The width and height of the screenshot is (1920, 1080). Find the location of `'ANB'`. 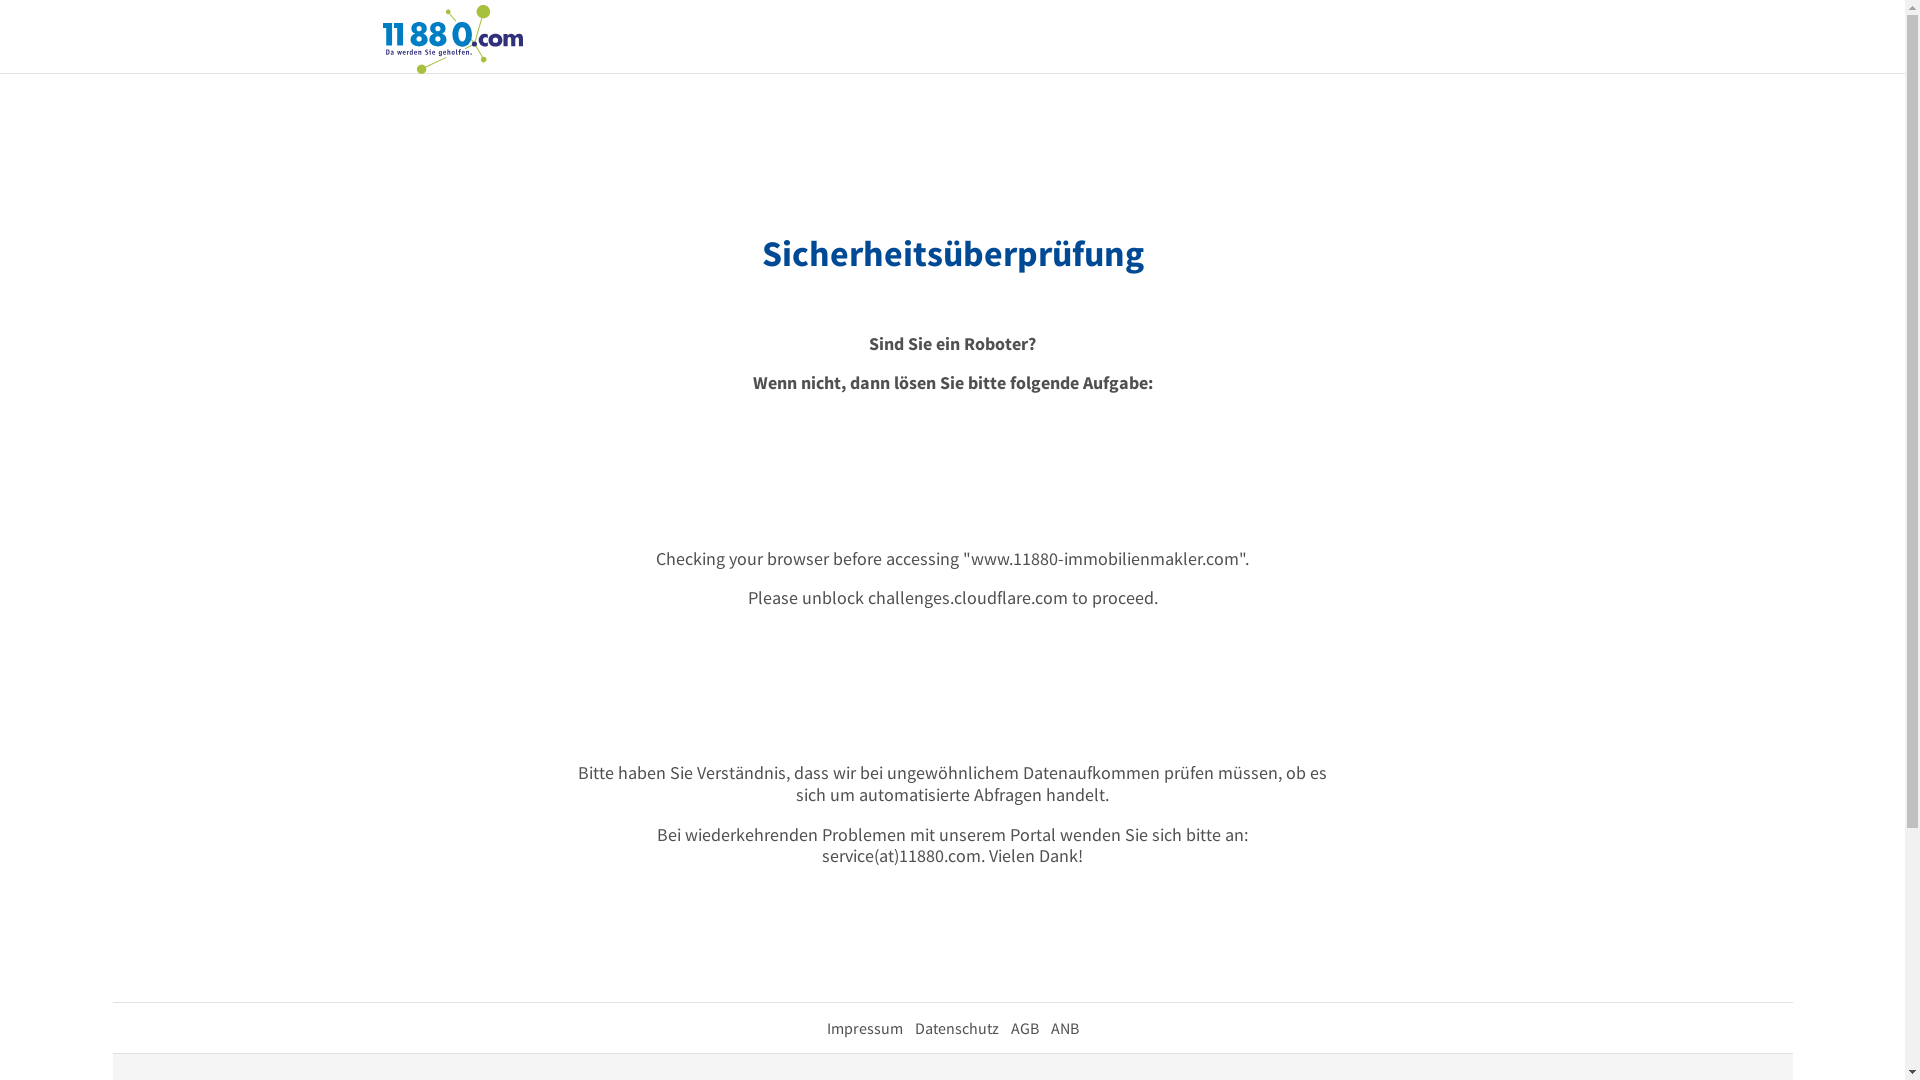

'ANB' is located at coordinates (1063, 1028).